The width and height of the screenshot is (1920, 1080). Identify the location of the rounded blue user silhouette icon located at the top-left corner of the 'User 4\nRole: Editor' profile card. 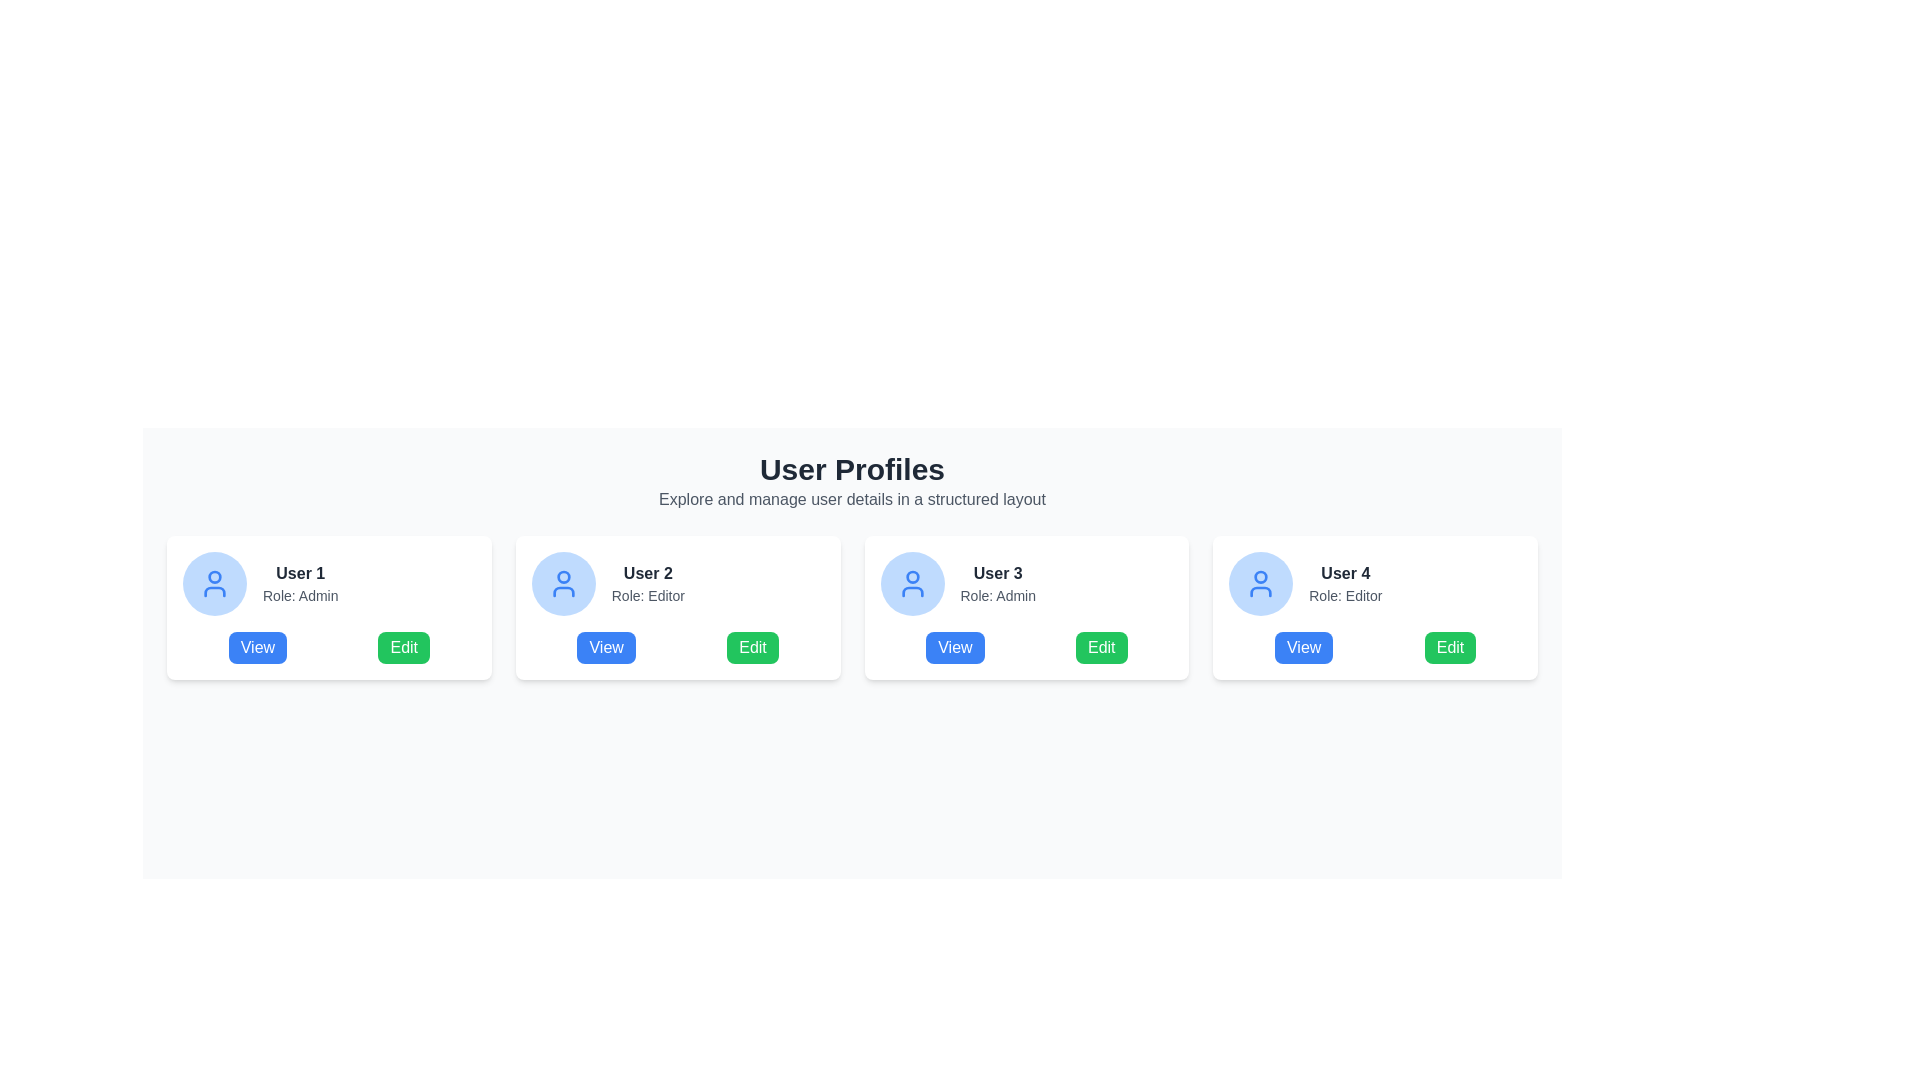
(1260, 583).